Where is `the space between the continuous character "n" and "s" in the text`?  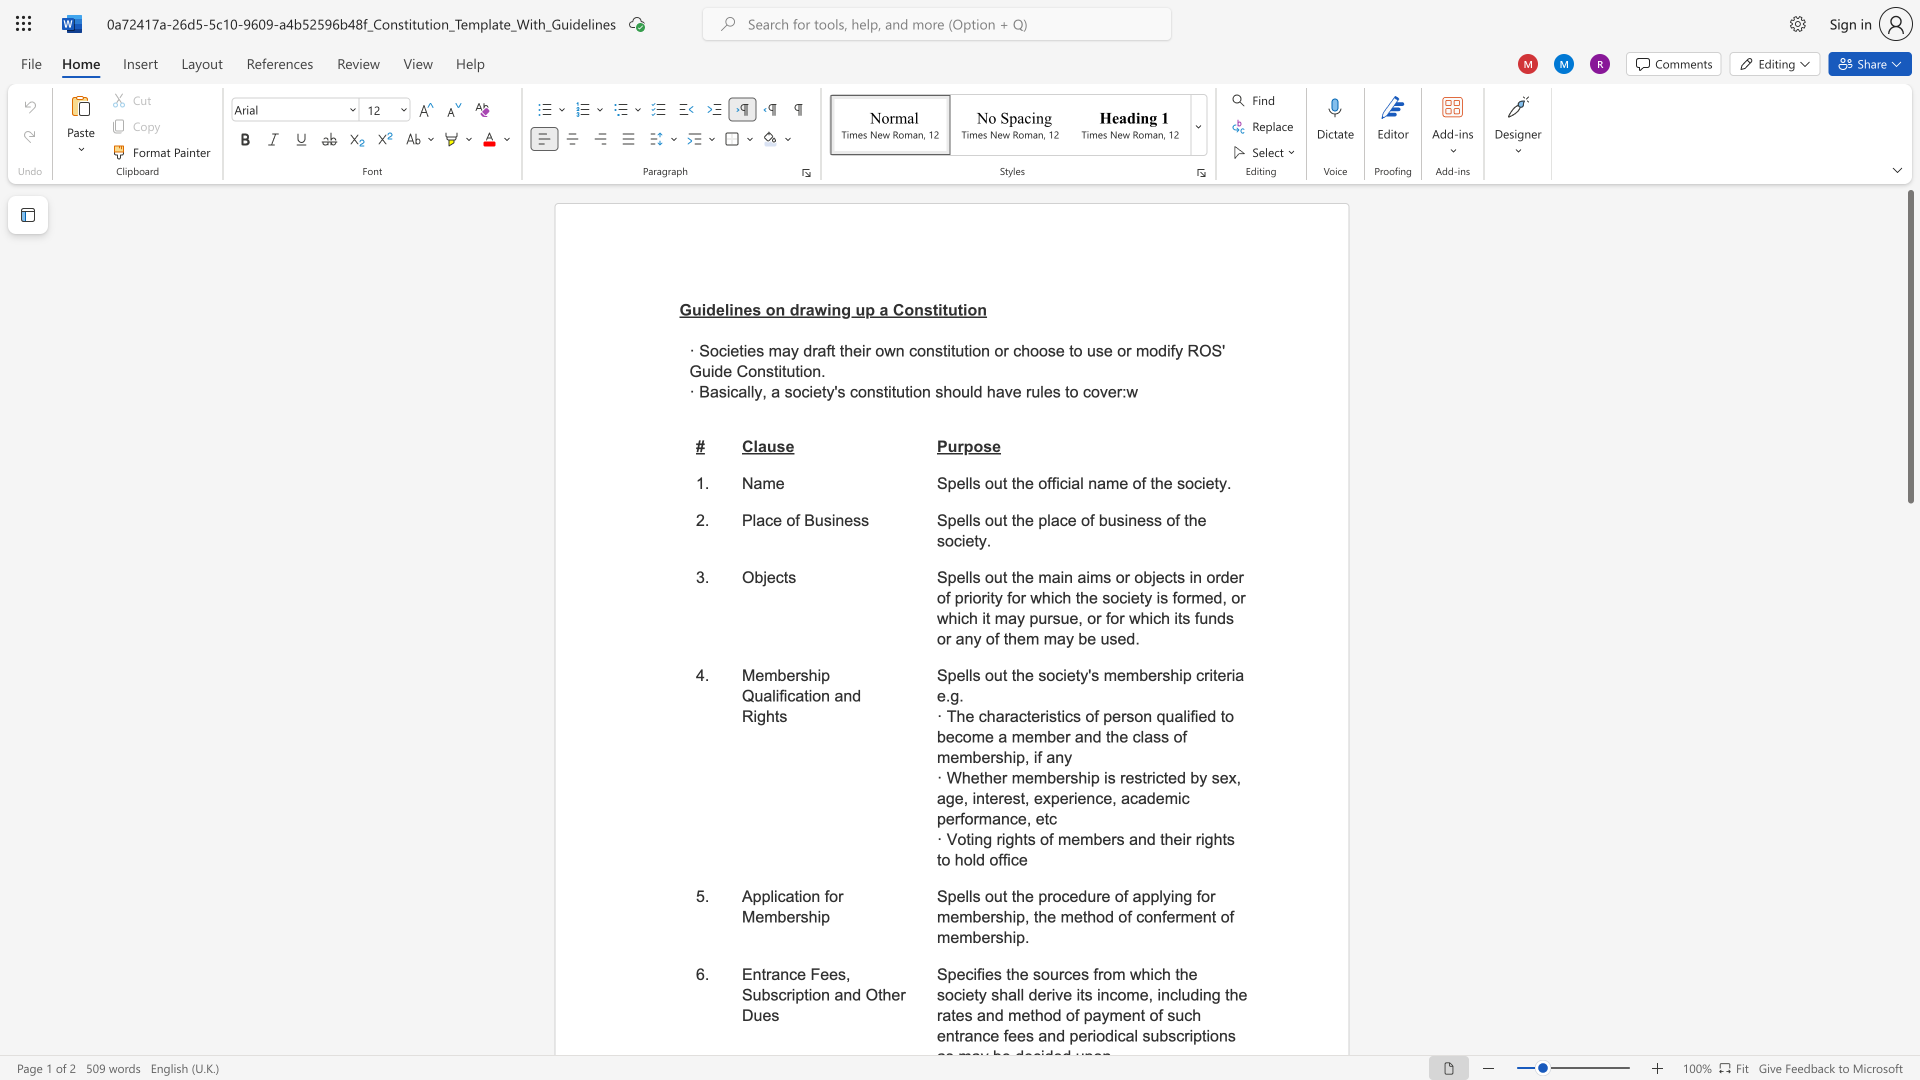
the space between the continuous character "n" and "s" in the text is located at coordinates (922, 309).